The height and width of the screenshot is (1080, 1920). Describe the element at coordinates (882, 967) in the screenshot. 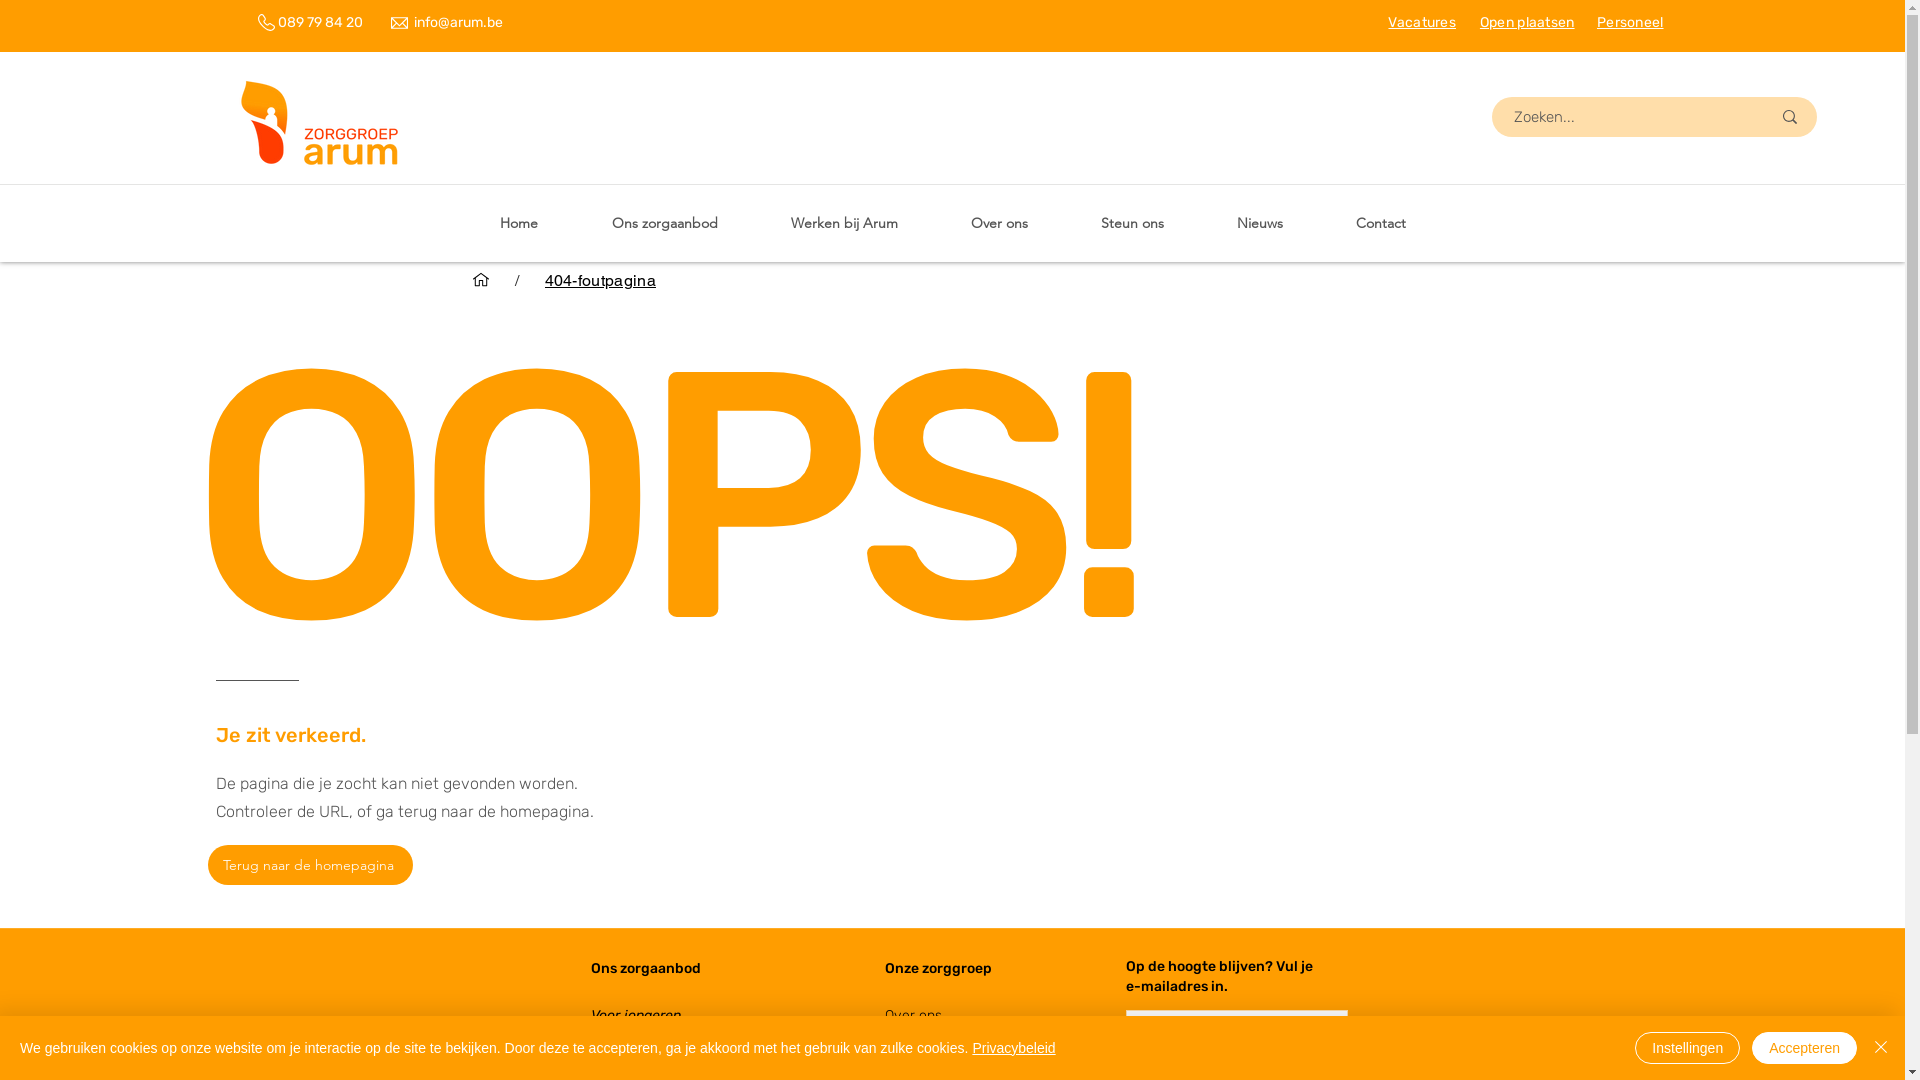

I see `'Onze zorggroep'` at that location.